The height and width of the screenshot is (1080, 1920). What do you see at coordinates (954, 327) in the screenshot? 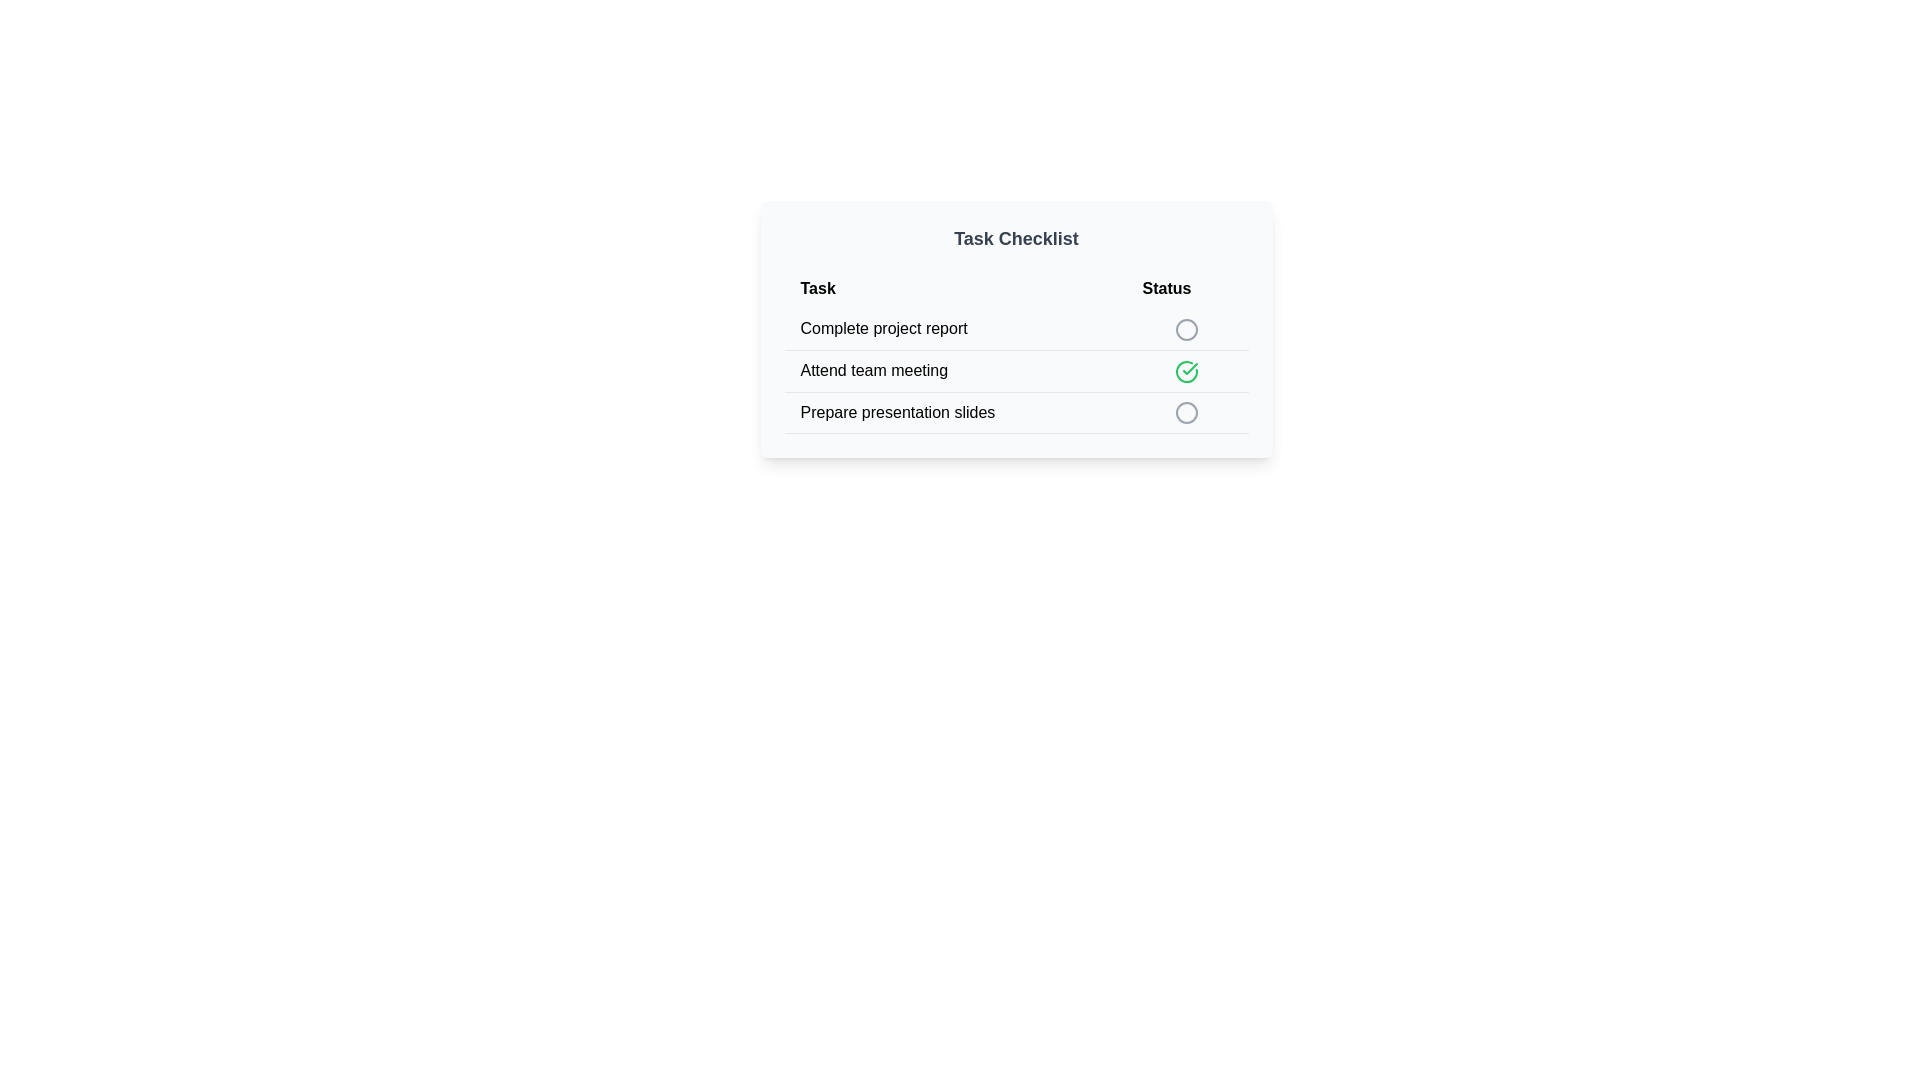
I see `the text label displaying 'Complete project report'` at bounding box center [954, 327].